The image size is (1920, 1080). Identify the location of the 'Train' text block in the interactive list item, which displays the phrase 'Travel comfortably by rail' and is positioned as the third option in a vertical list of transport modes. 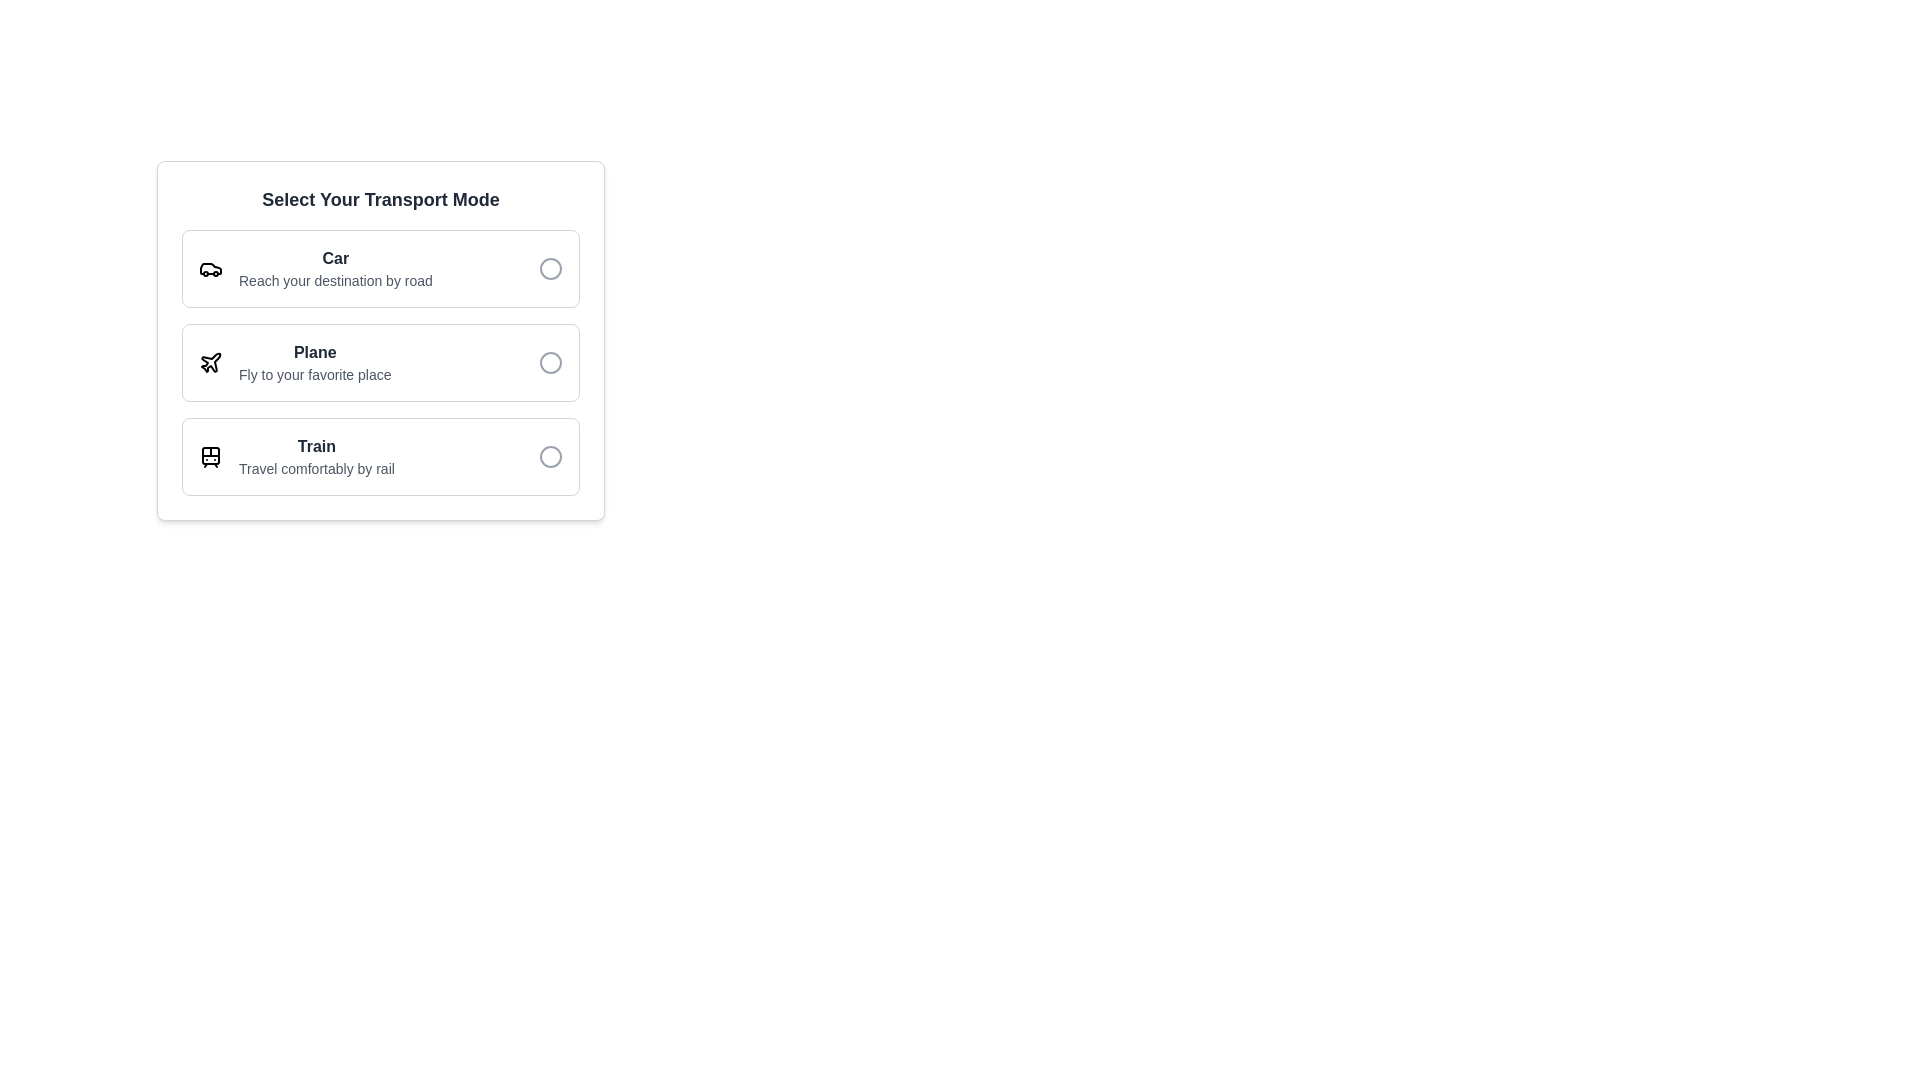
(315, 456).